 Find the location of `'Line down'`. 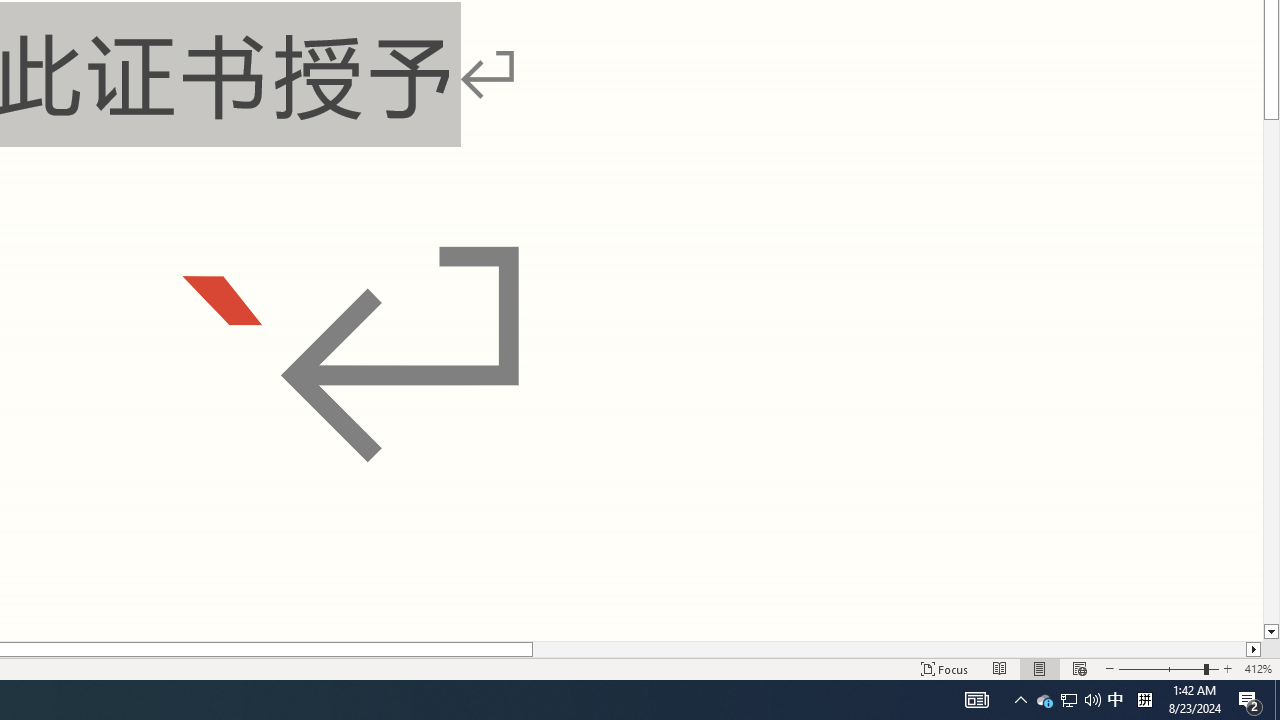

'Line down' is located at coordinates (1270, 632).